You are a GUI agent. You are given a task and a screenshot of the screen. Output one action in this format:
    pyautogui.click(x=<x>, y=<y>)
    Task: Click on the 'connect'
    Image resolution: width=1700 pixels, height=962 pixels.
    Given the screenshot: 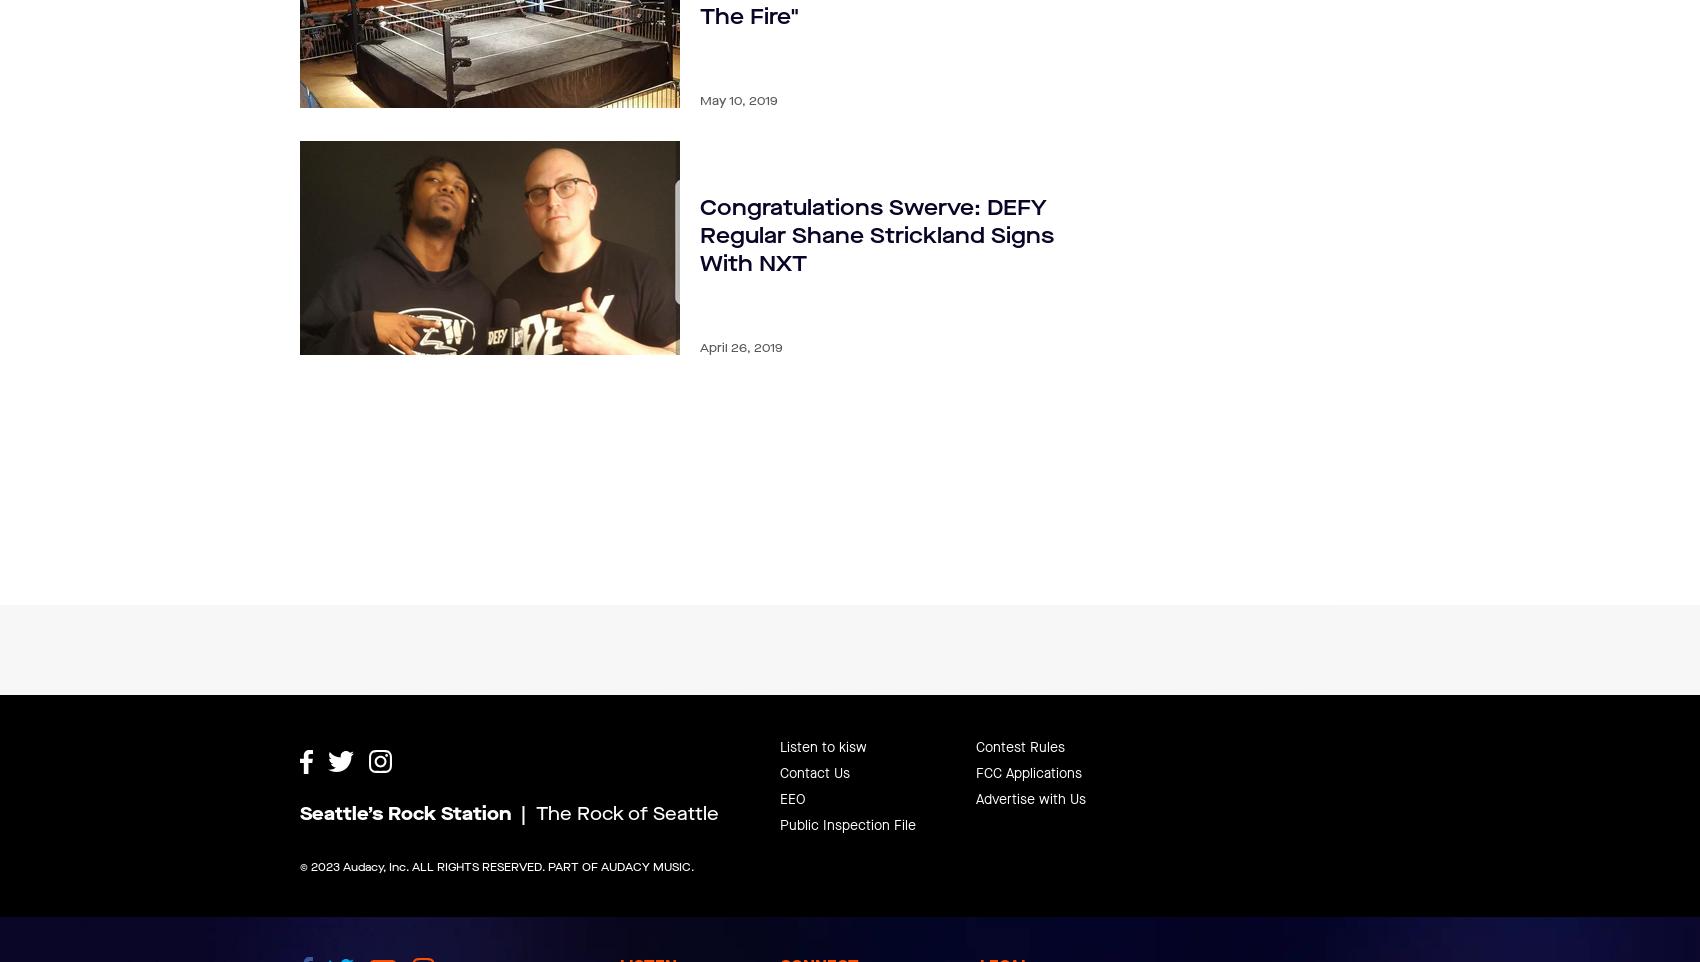 What is the action you would take?
    pyautogui.click(x=818, y=916)
    